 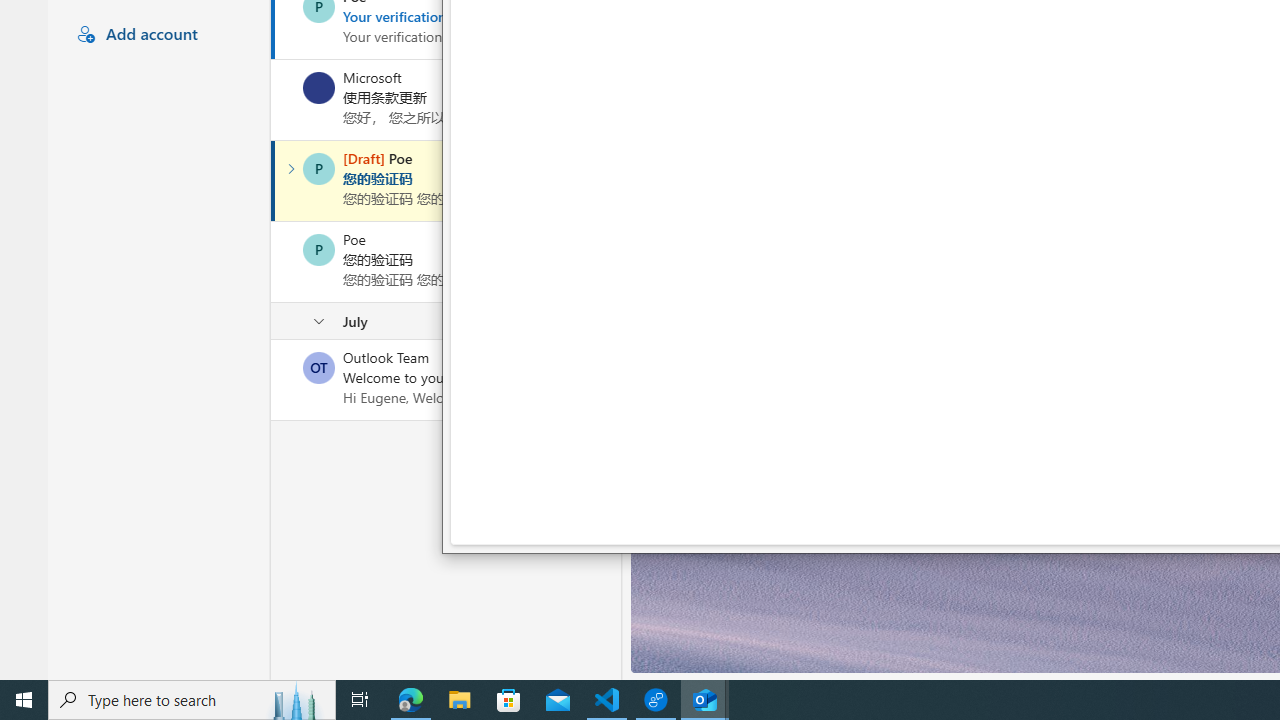 I want to click on 'Outlook (new) - 2 running windows', so click(x=705, y=698).